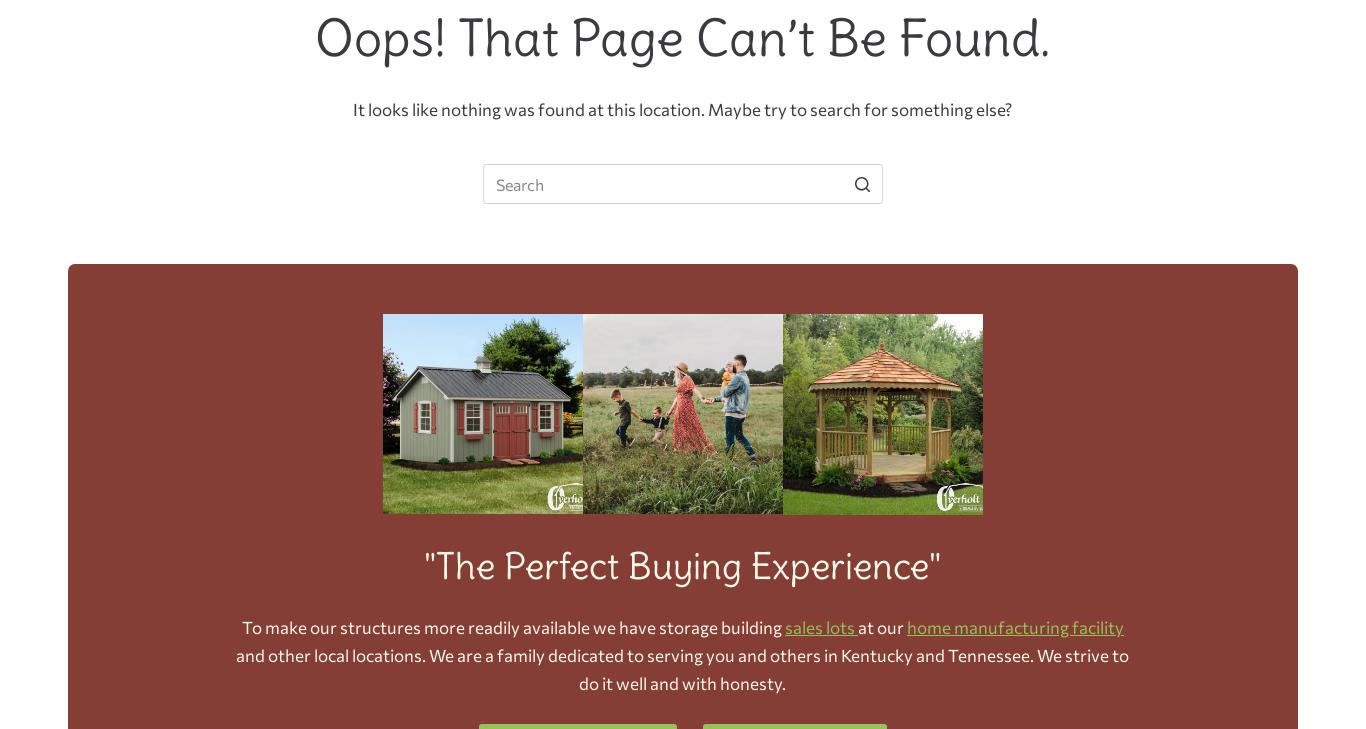 Image resolution: width=1366 pixels, height=729 pixels. Describe the element at coordinates (714, 33) in the screenshot. I see `'Gazebos'` at that location.